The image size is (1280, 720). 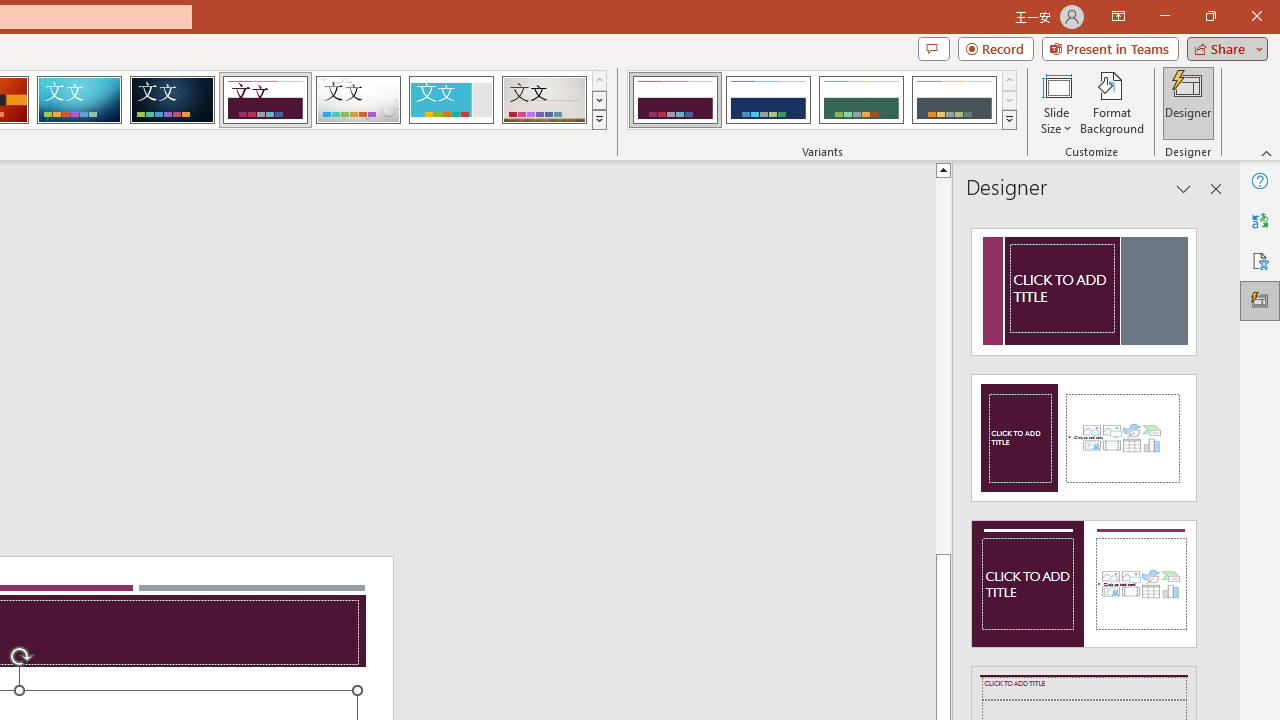 What do you see at coordinates (598, 120) in the screenshot?
I see `'Themes'` at bounding box center [598, 120].